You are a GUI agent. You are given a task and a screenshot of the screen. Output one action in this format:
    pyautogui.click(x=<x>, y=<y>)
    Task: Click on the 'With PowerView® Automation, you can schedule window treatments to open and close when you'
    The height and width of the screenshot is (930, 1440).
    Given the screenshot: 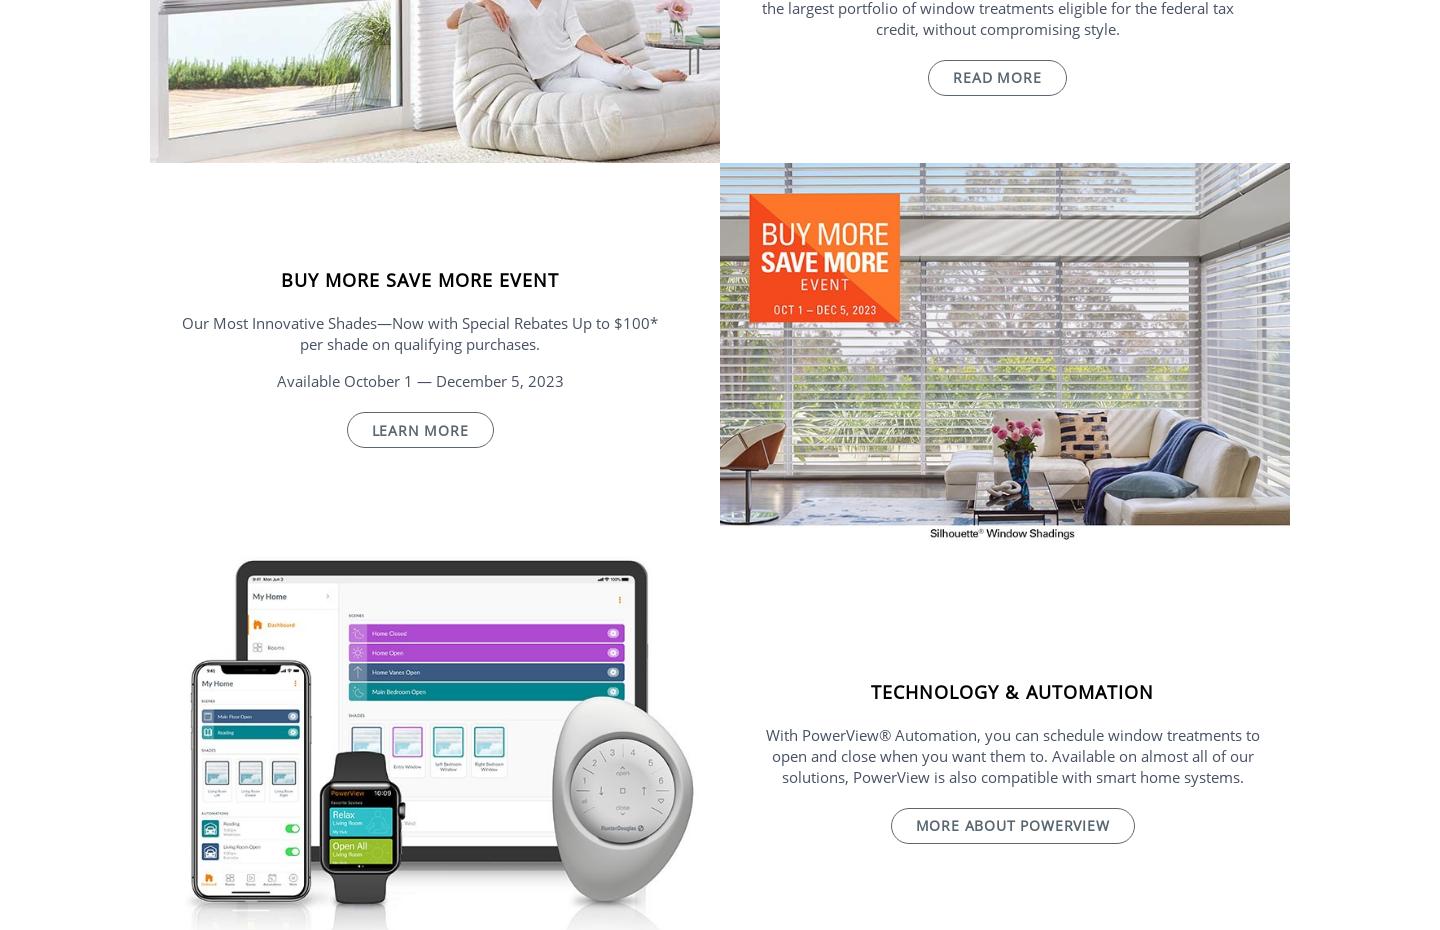 What is the action you would take?
    pyautogui.click(x=1011, y=745)
    